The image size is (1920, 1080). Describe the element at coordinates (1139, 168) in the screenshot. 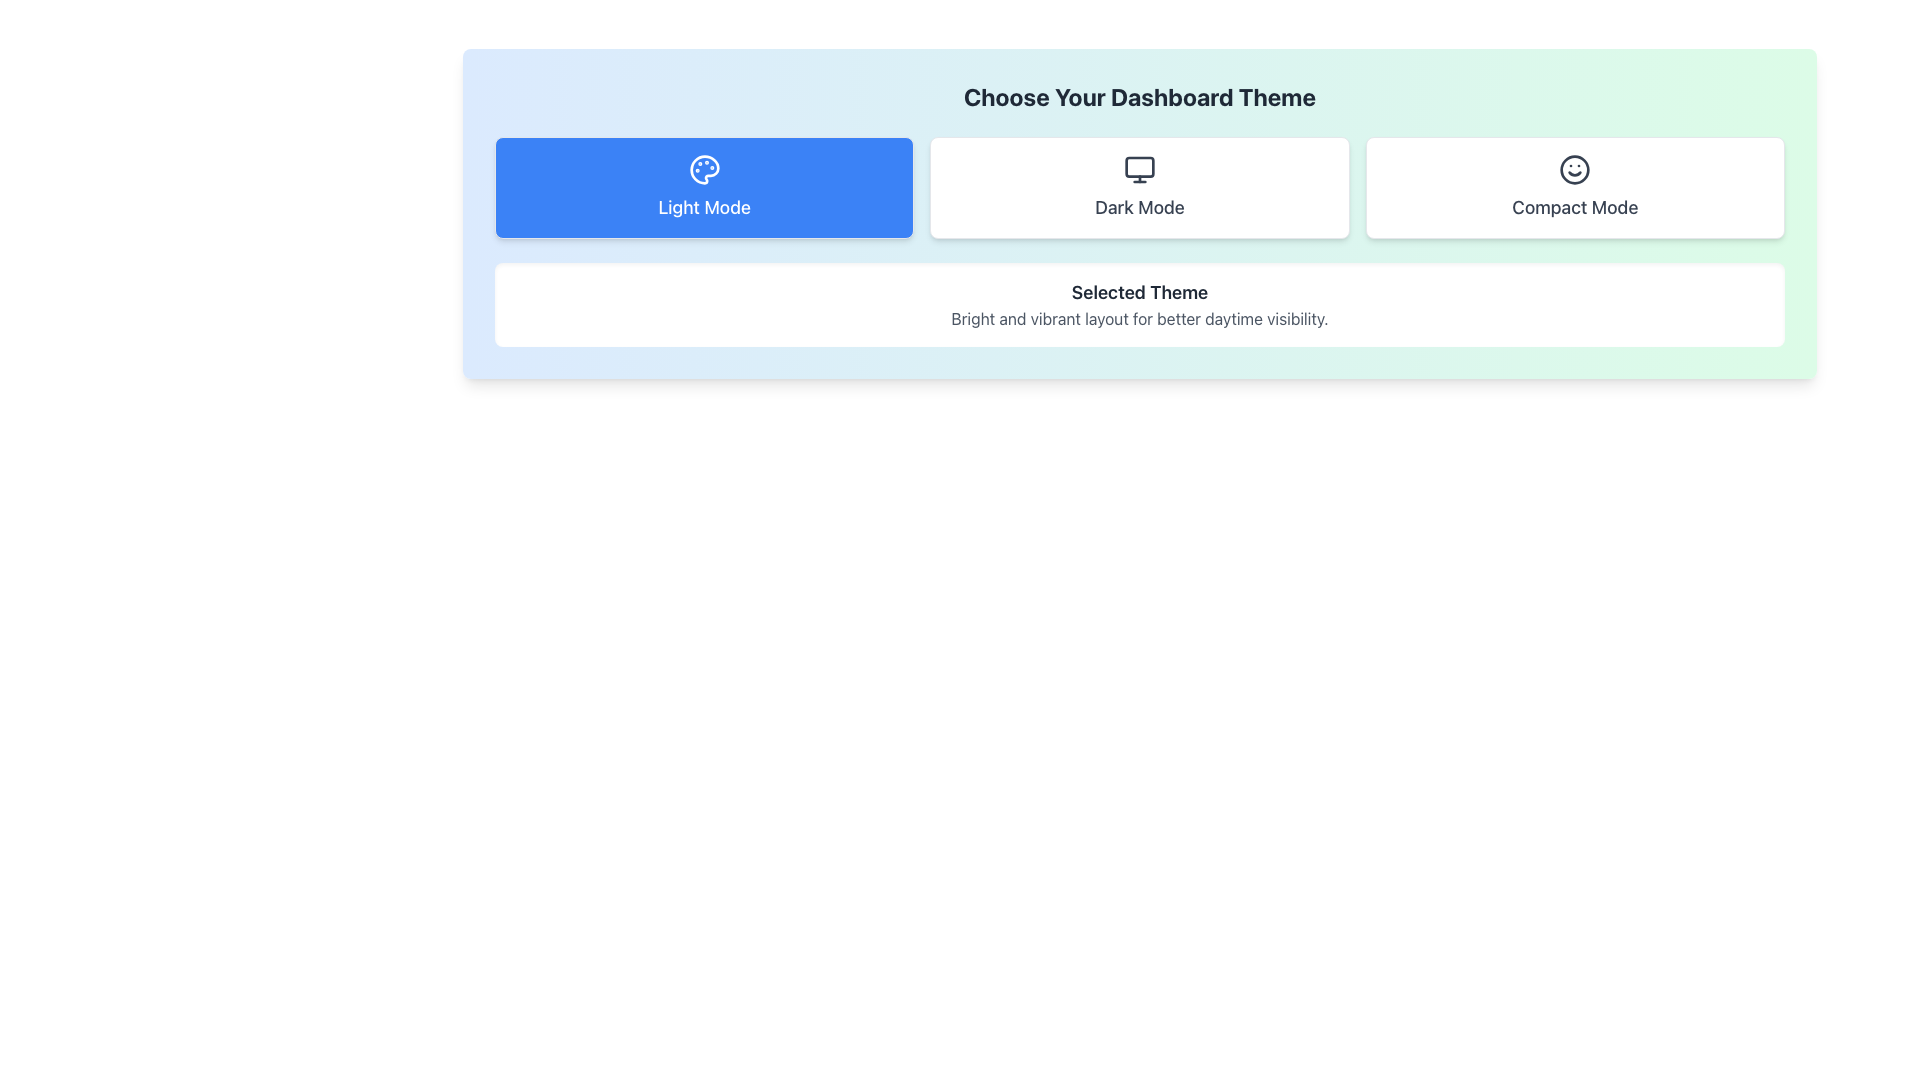

I see `the minimalistic computer monitor icon positioned above the 'Dark Mode' label in the interface` at that location.